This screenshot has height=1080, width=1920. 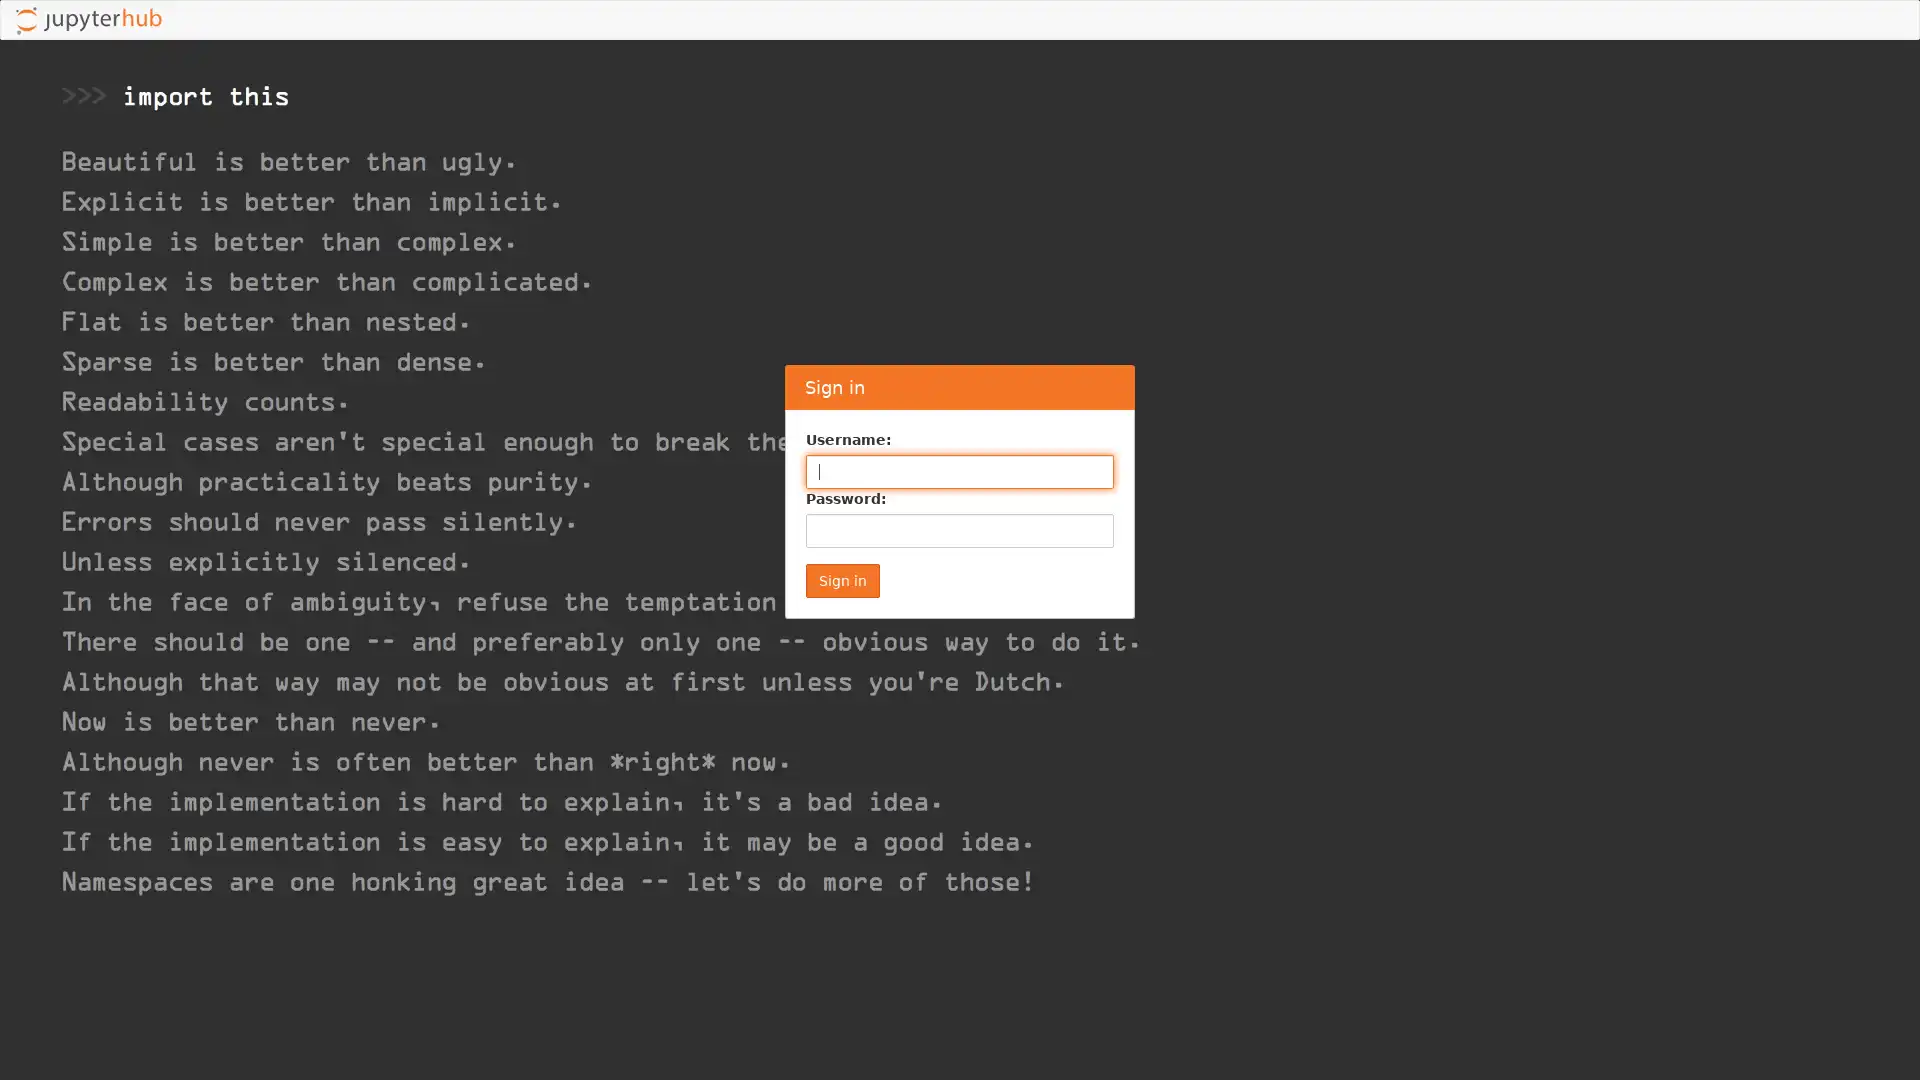 What do you see at coordinates (843, 581) in the screenshot?
I see `Sign in` at bounding box center [843, 581].